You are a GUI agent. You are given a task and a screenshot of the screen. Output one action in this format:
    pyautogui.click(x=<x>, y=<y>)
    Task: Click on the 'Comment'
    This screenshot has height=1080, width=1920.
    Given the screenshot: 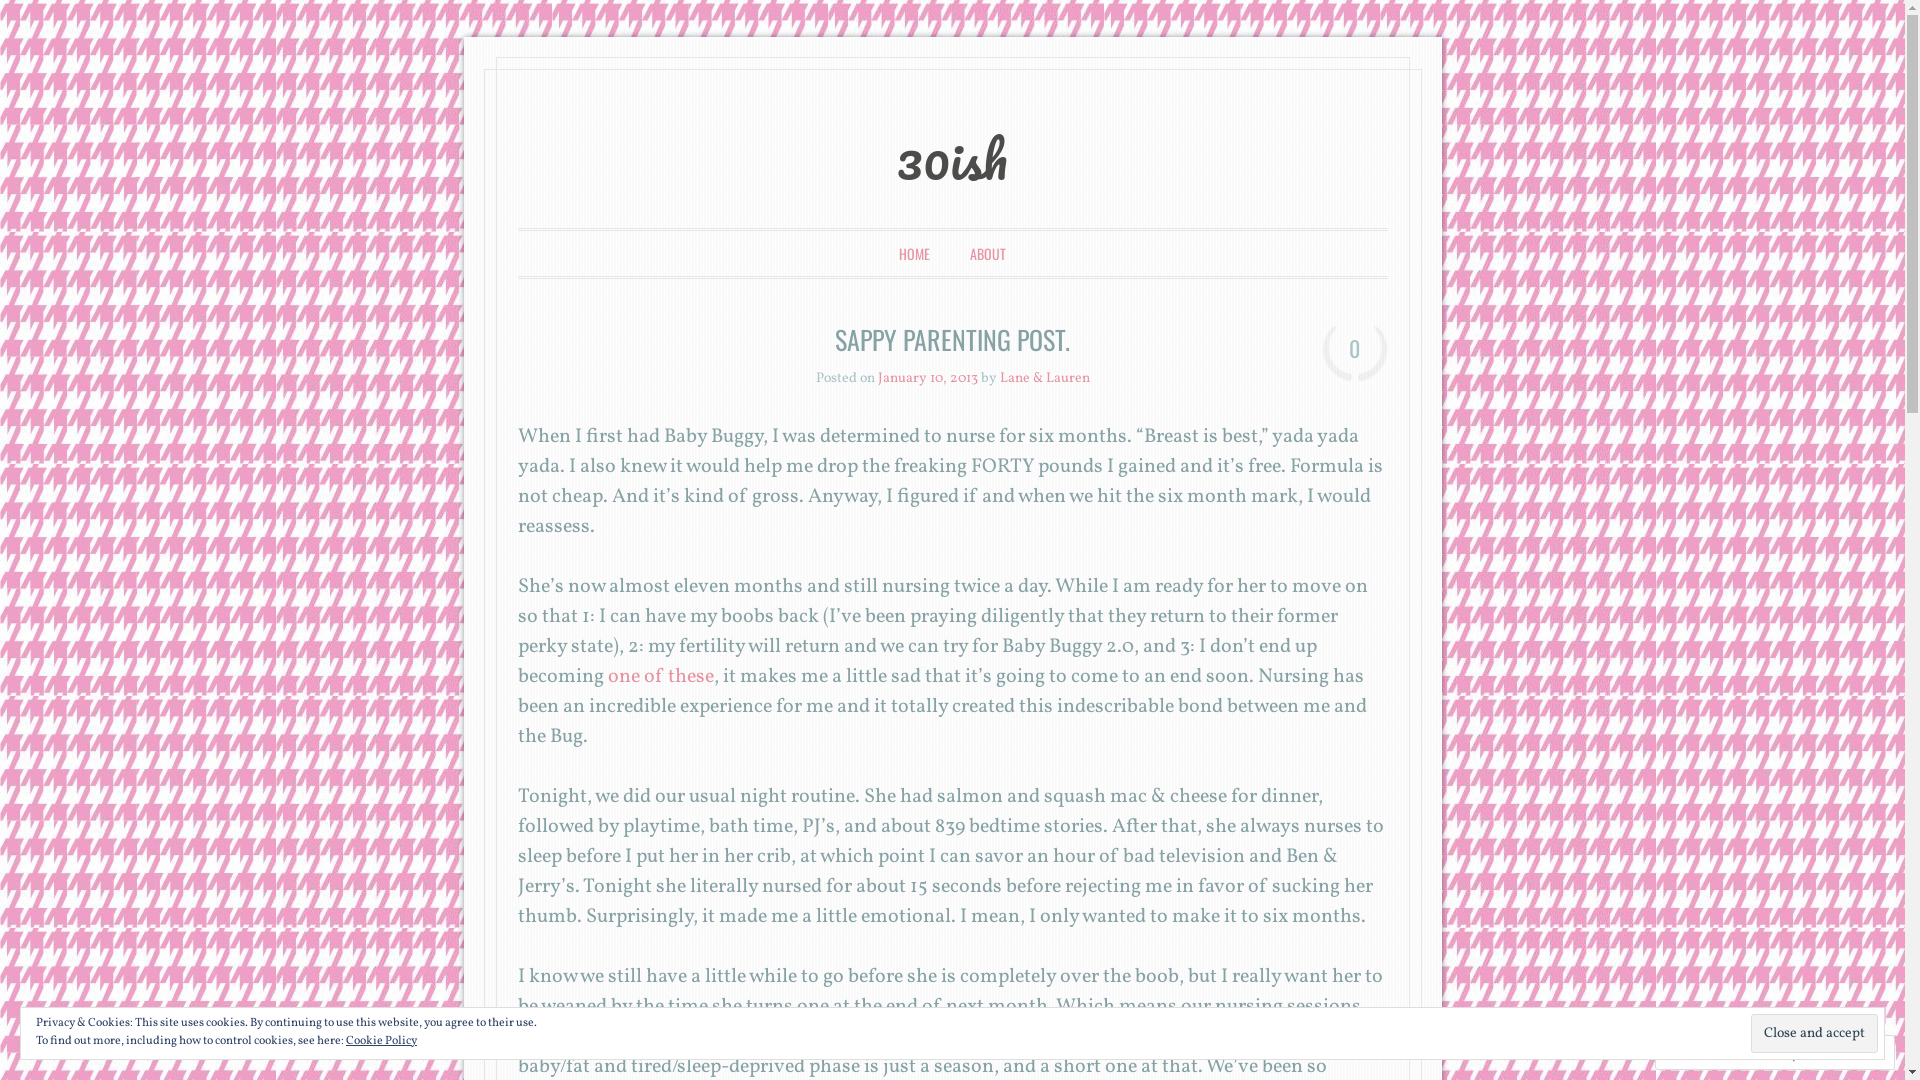 What is the action you would take?
    pyautogui.click(x=1708, y=1051)
    